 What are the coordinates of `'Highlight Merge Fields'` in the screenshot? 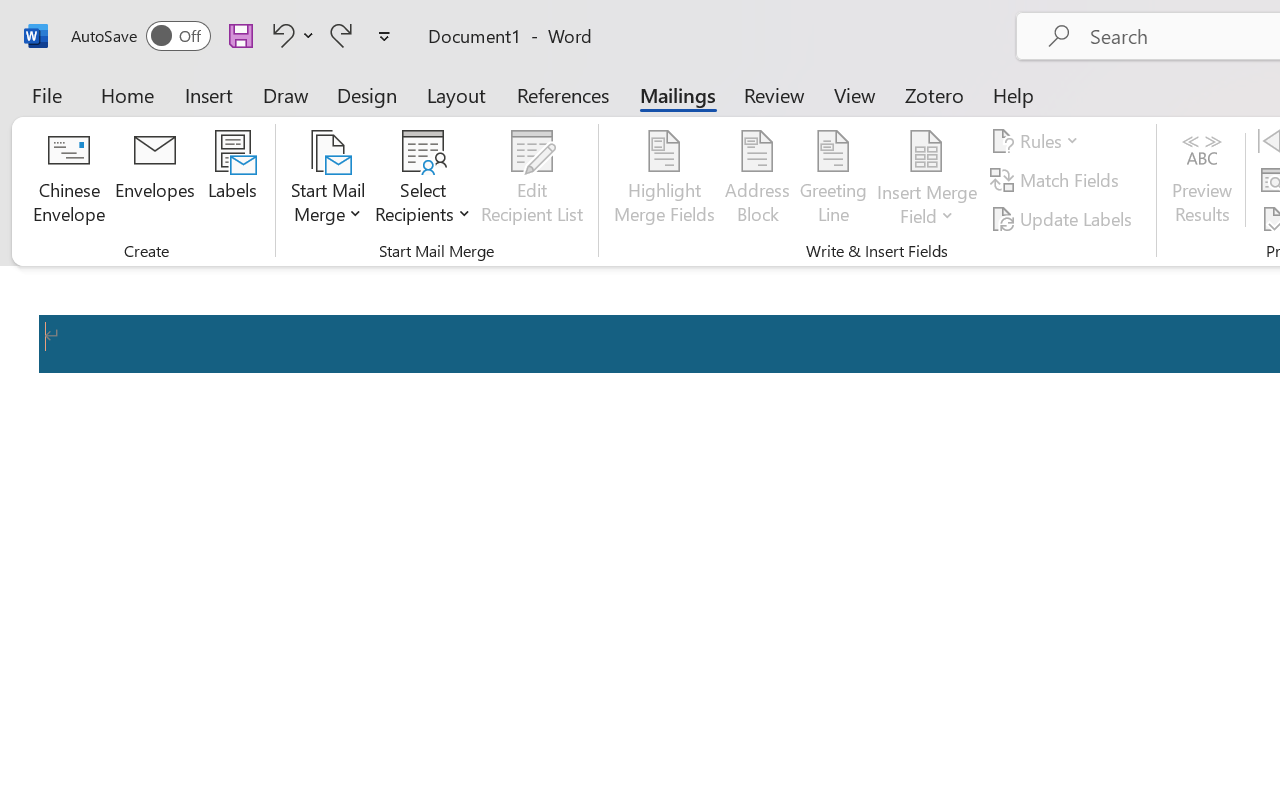 It's located at (664, 179).